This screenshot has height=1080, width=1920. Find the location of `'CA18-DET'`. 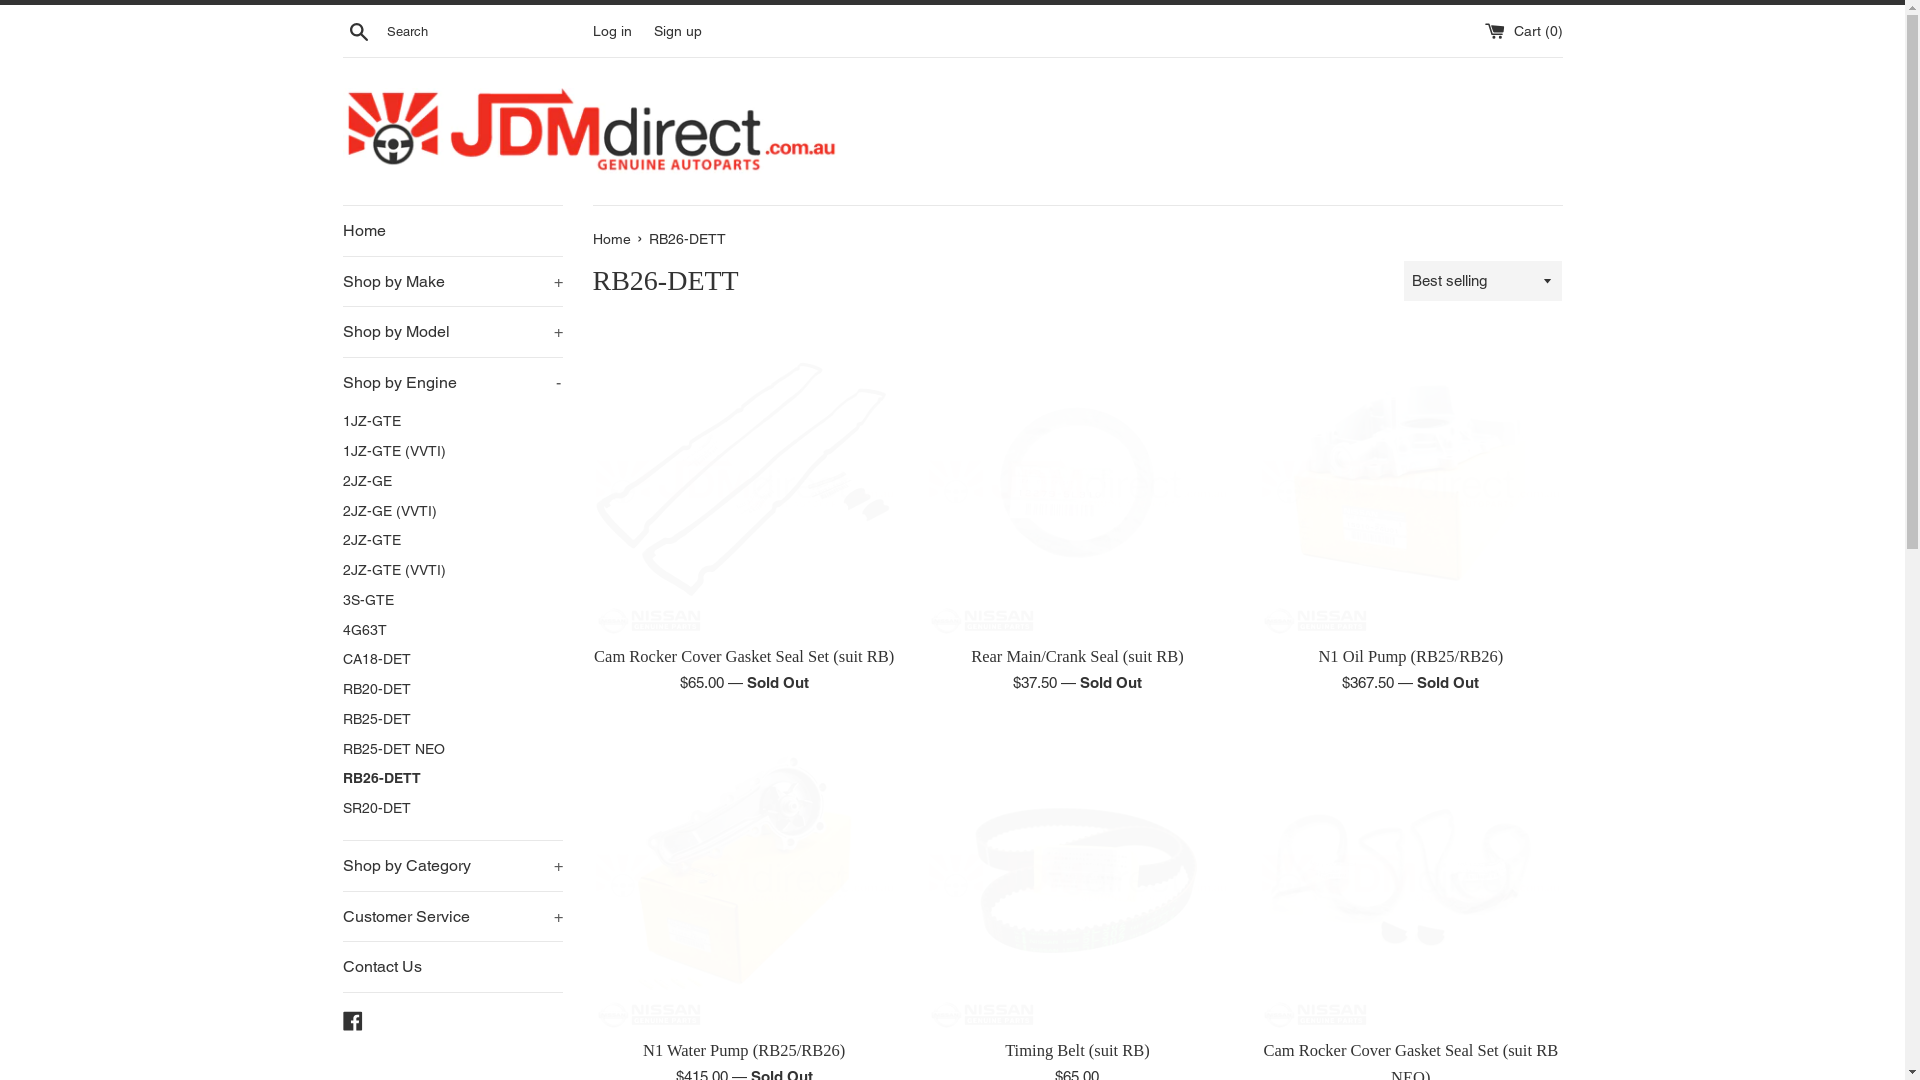

'CA18-DET' is located at coordinates (450, 659).